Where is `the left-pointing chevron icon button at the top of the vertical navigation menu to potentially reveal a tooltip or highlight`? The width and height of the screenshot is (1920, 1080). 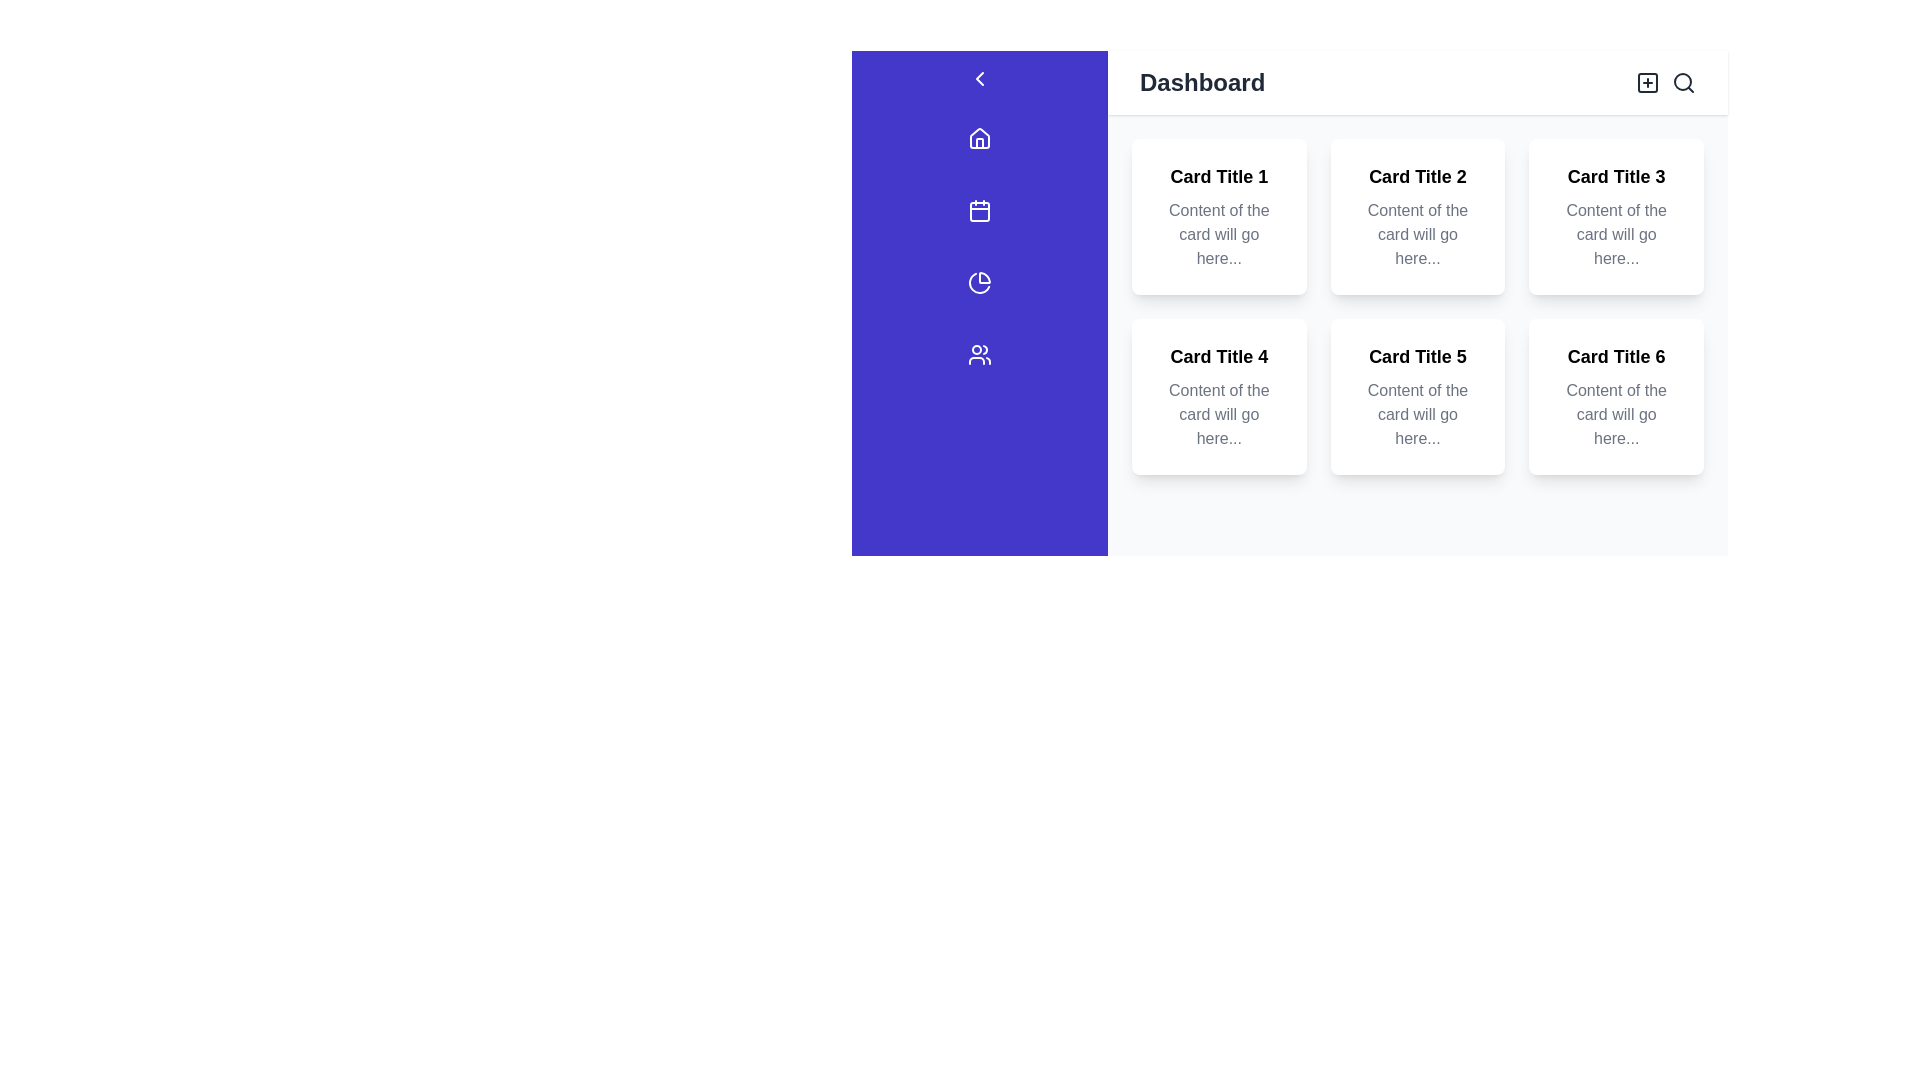 the left-pointing chevron icon button at the top of the vertical navigation menu to potentially reveal a tooltip or highlight is located at coordinates (979, 77).